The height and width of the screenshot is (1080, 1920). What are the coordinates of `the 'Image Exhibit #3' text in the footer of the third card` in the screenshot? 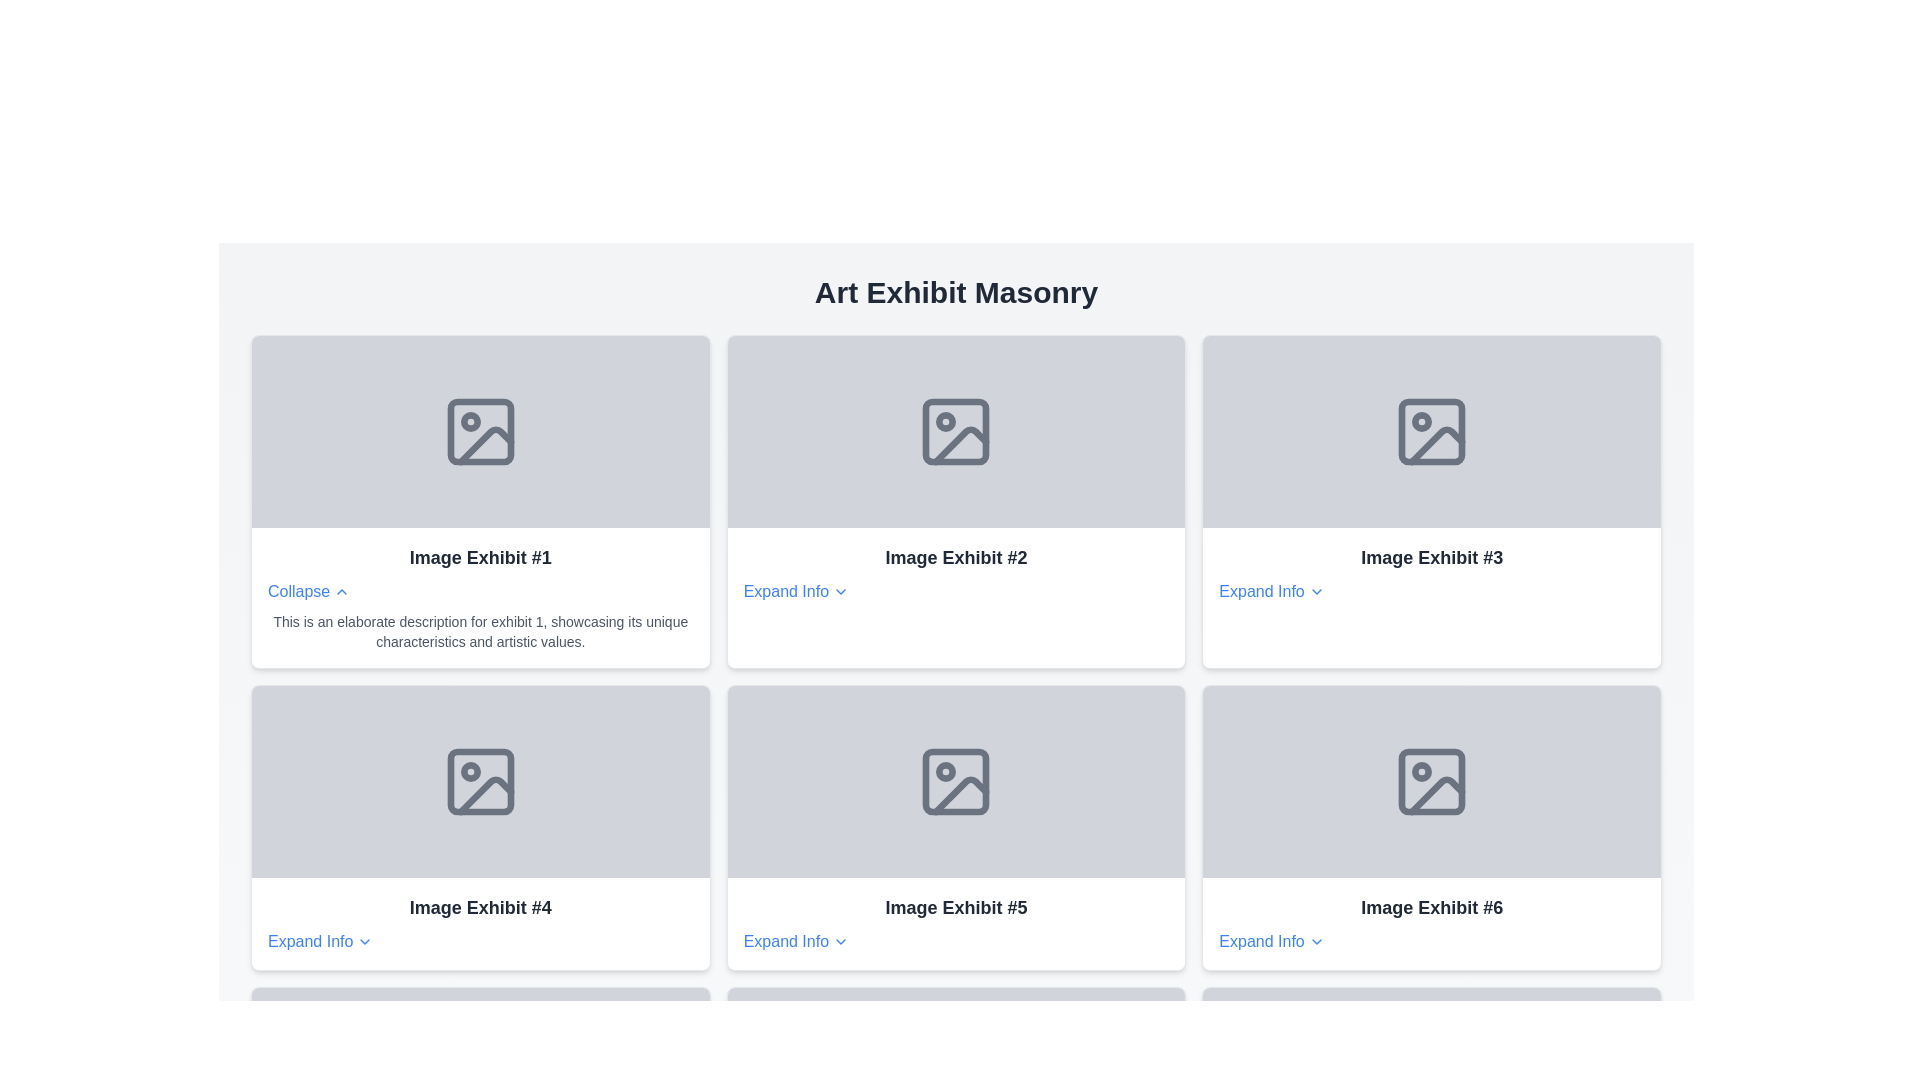 It's located at (1431, 574).